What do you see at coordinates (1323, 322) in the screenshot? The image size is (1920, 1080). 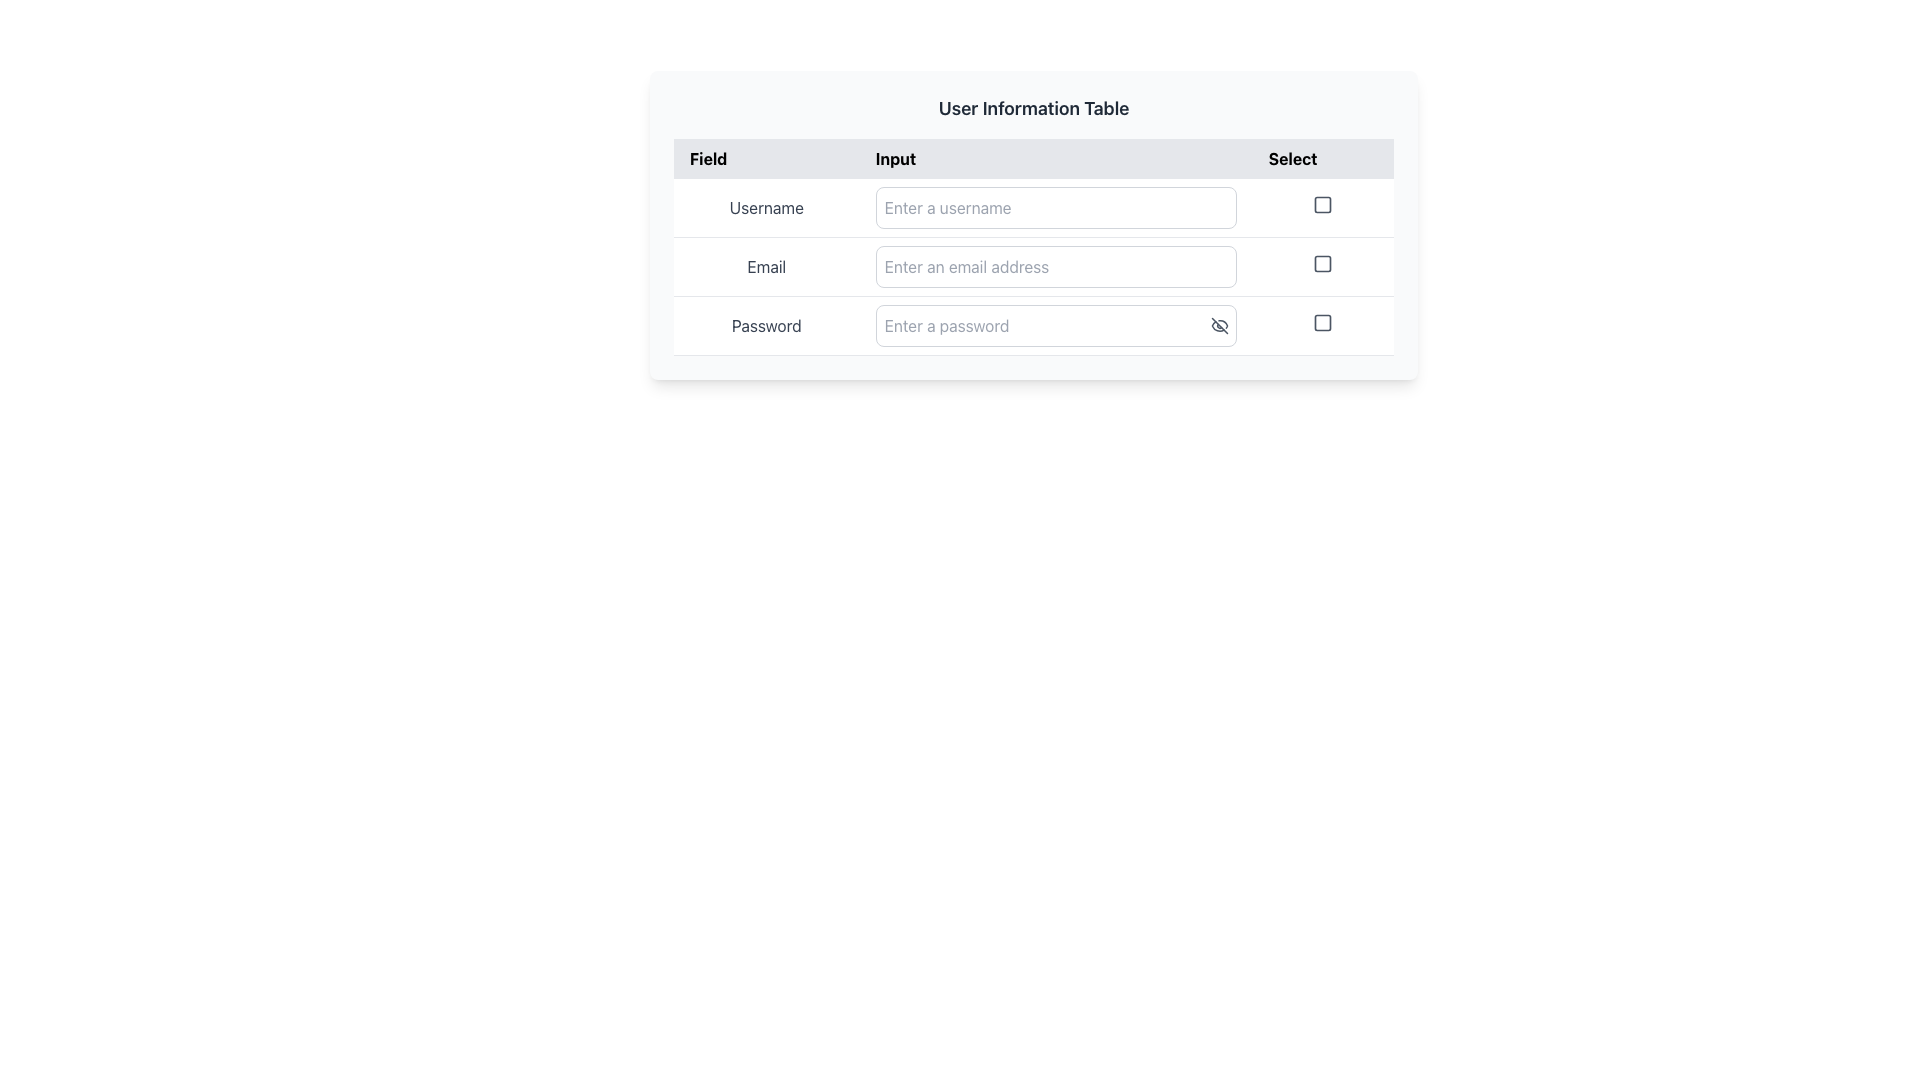 I see `the checkbox or toggle icon located in the 'Select' column of the table corresponding to the 'Password' field` at bounding box center [1323, 322].